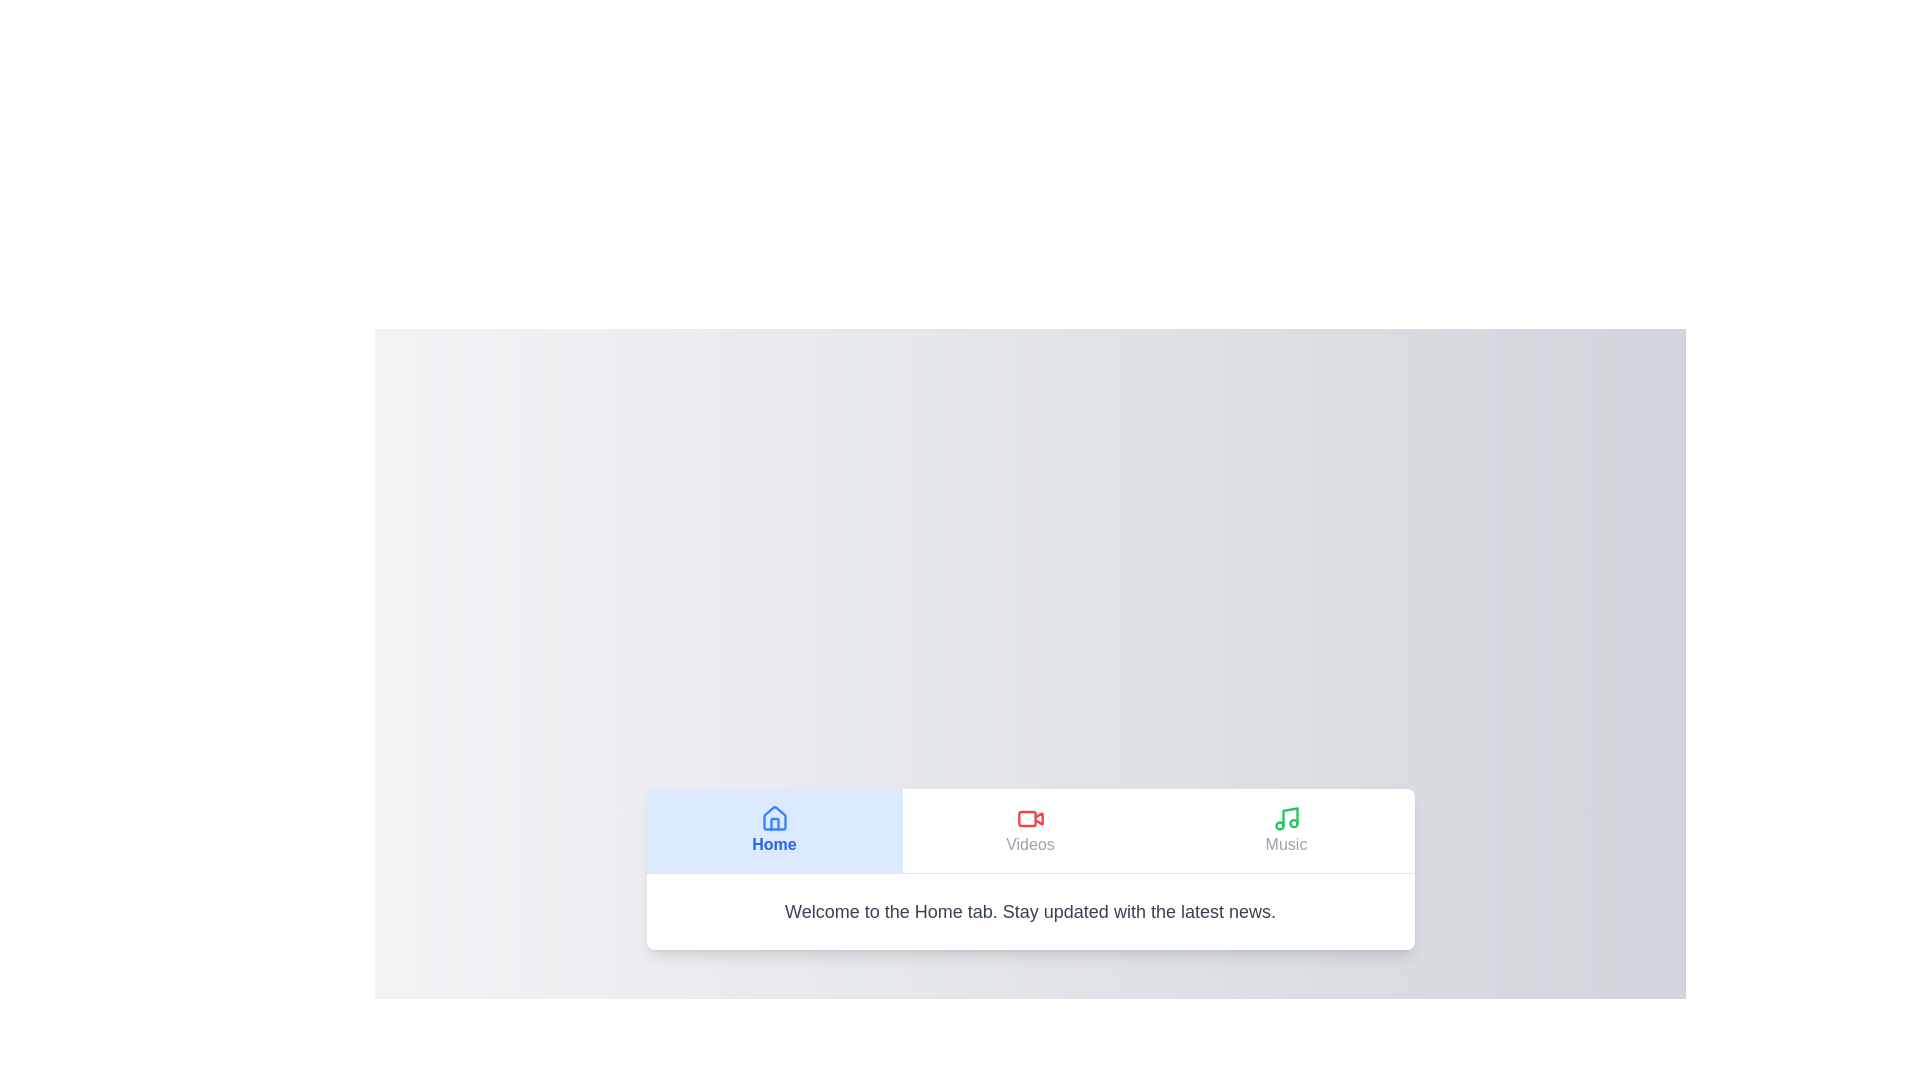 The width and height of the screenshot is (1920, 1080). Describe the element at coordinates (1286, 830) in the screenshot. I see `the Music tab by clicking its button` at that location.